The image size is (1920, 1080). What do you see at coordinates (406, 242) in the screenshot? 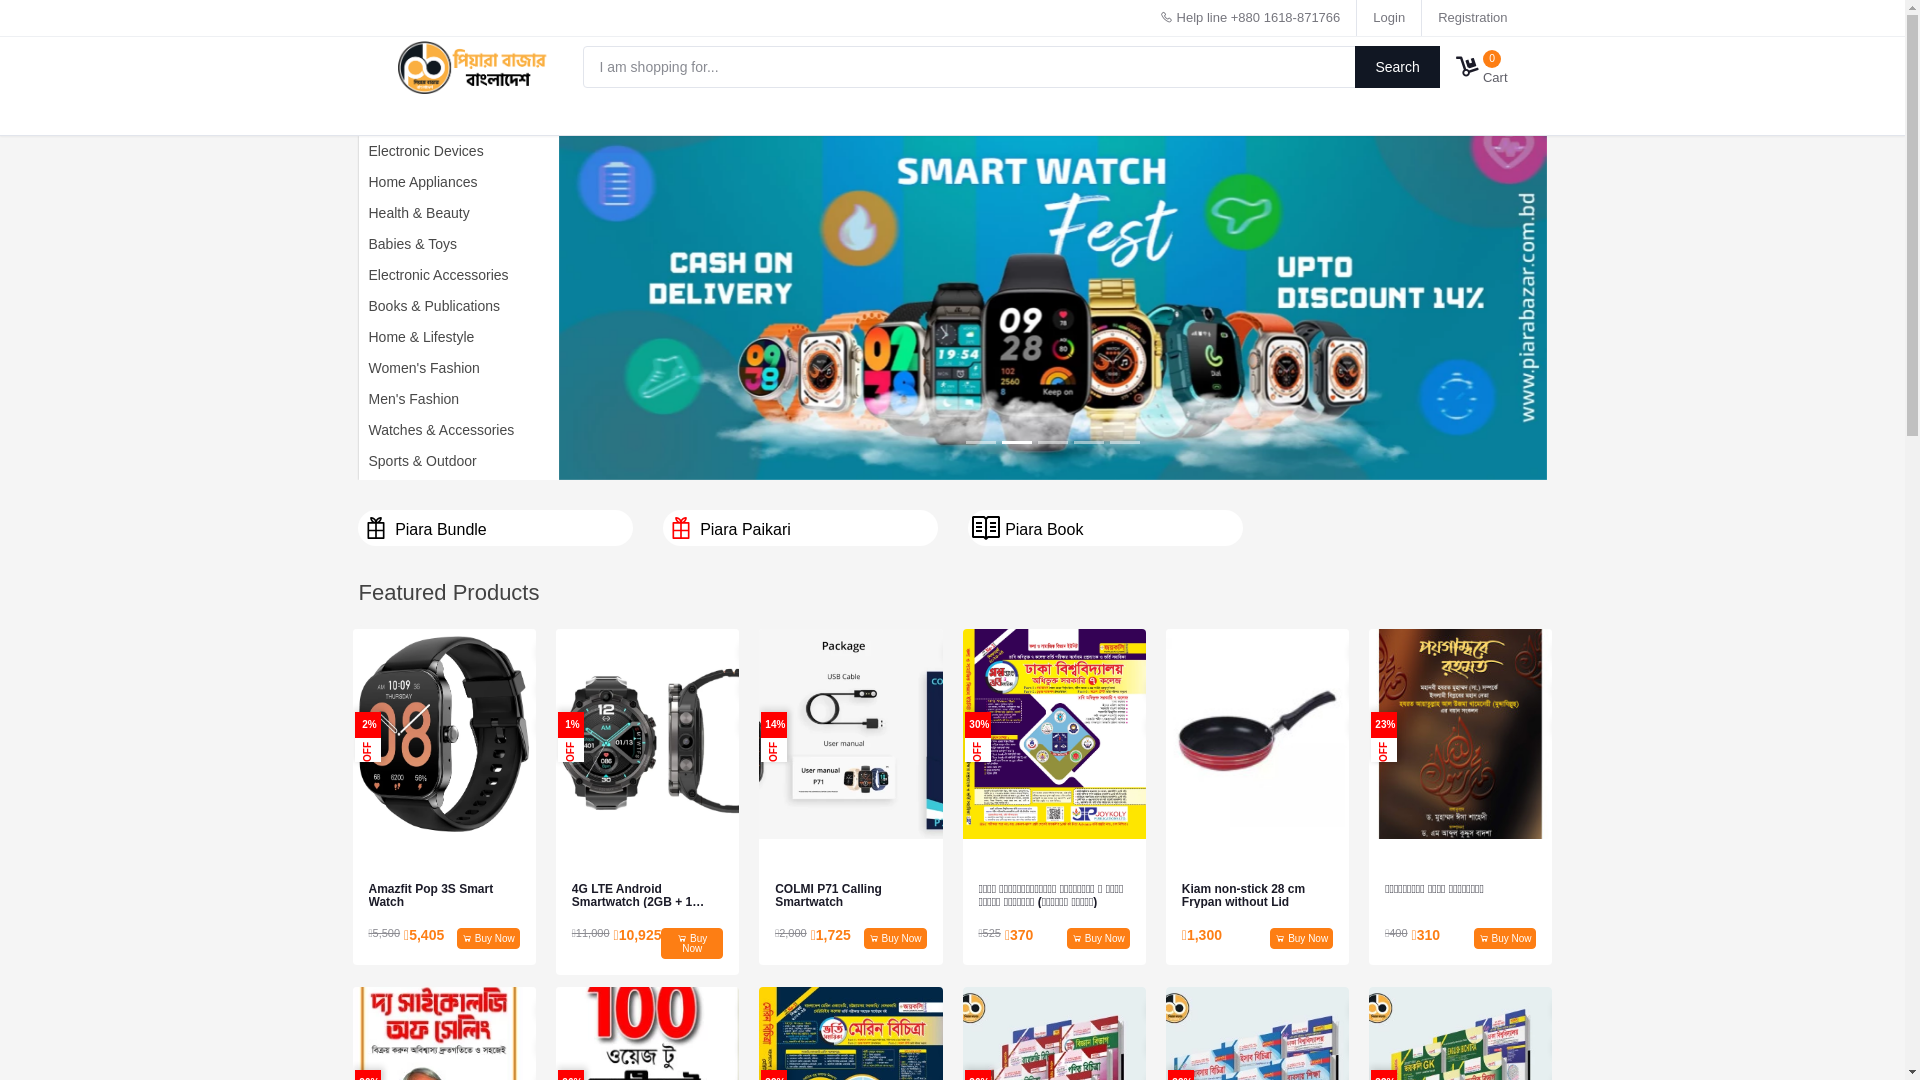
I see `'Babies & Toys'` at bounding box center [406, 242].